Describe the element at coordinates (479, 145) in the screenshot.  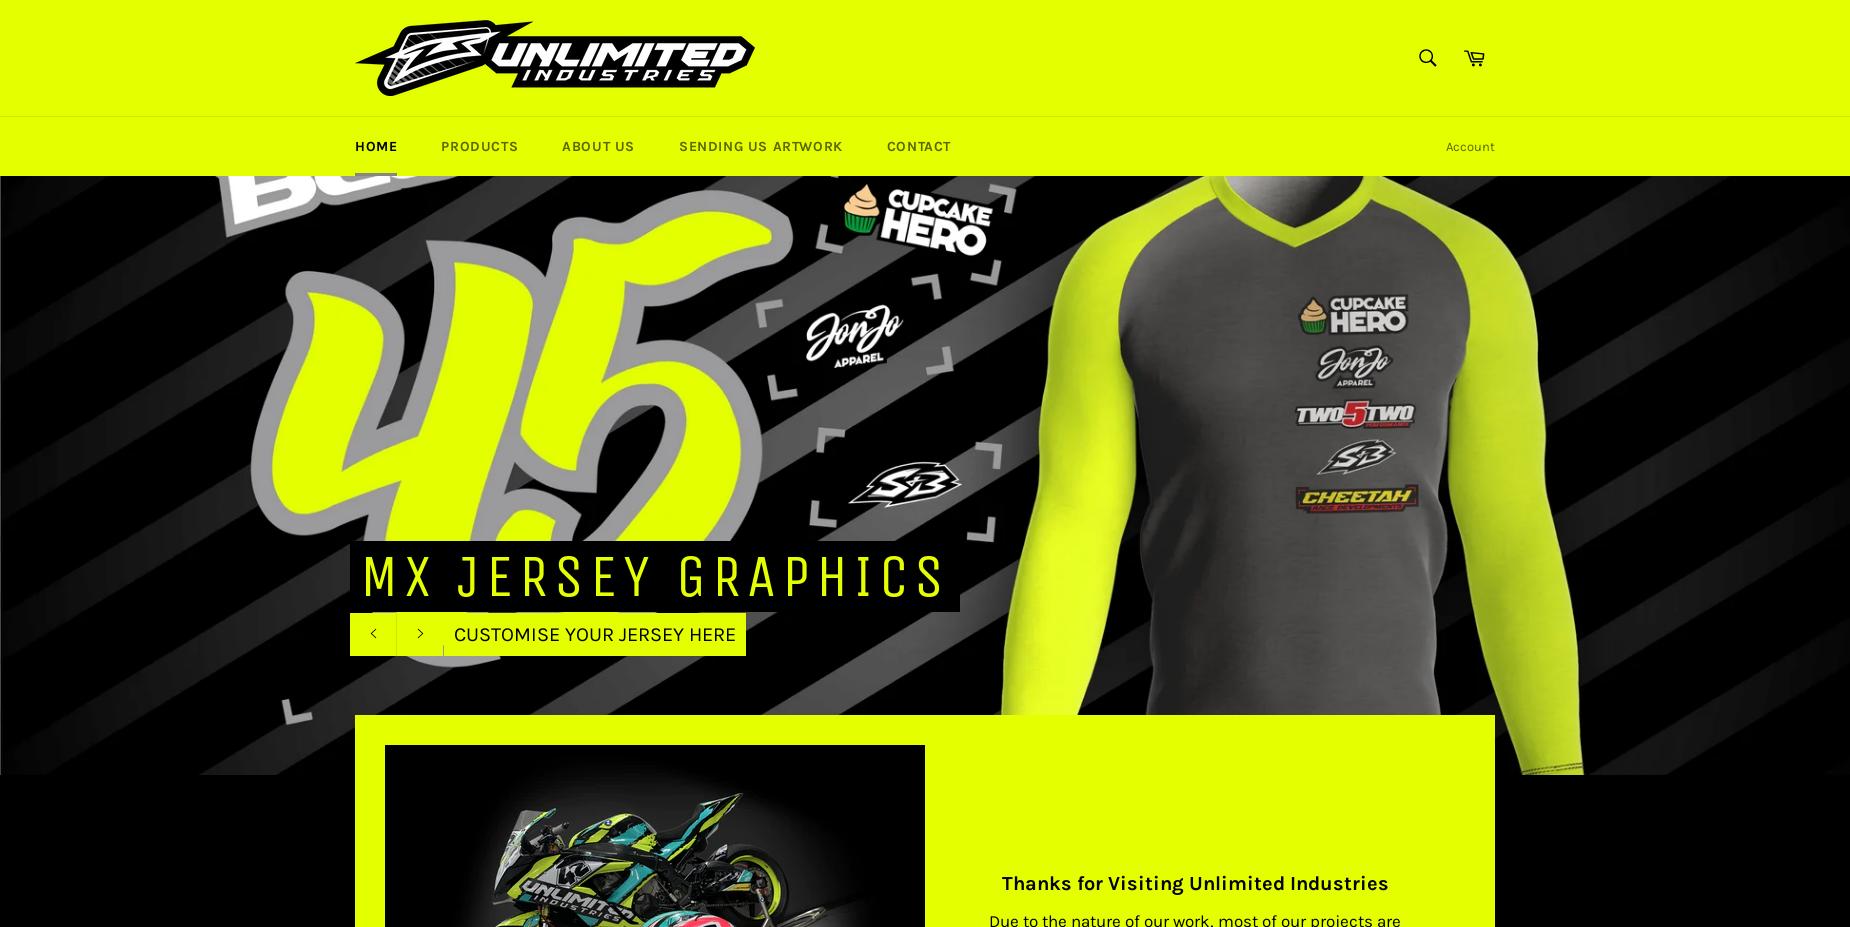
I see `'Products'` at that location.